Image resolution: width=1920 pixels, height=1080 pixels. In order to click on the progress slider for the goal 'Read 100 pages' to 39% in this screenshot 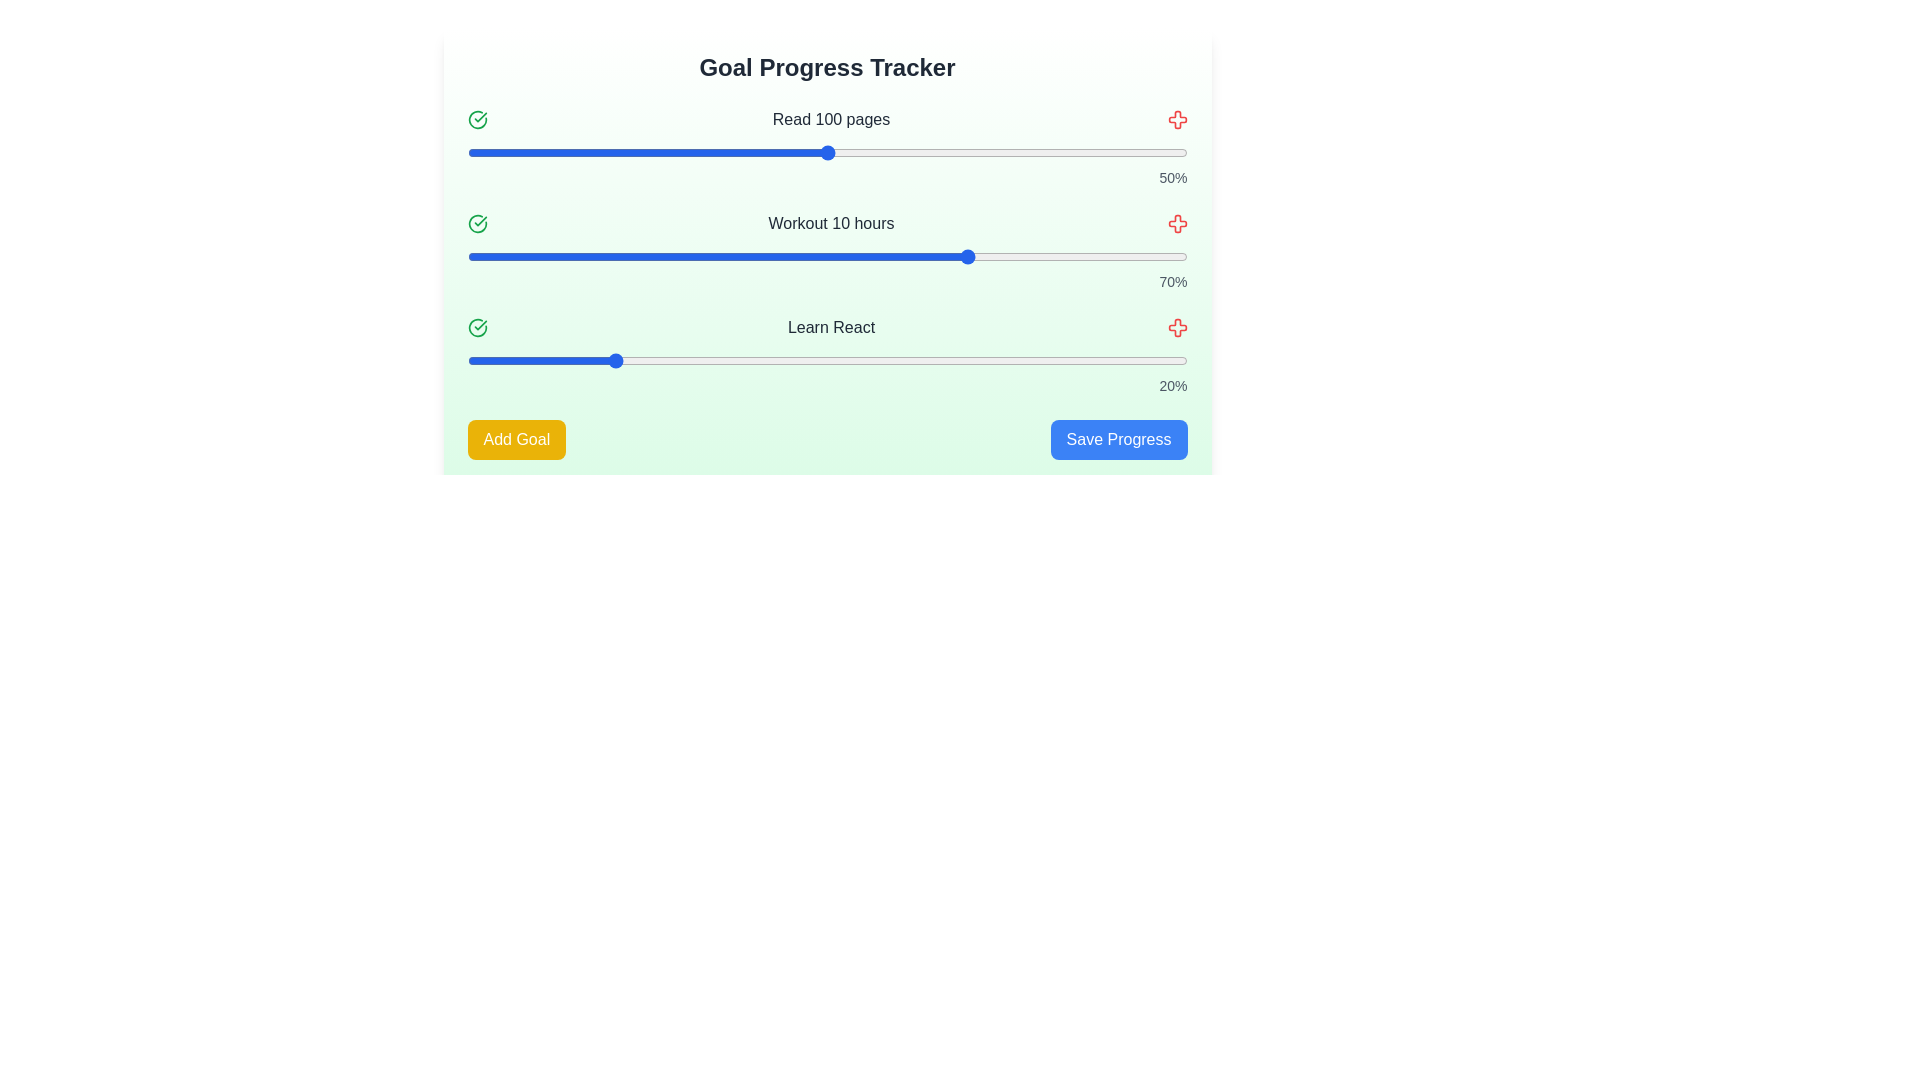, I will do `click(747, 152)`.